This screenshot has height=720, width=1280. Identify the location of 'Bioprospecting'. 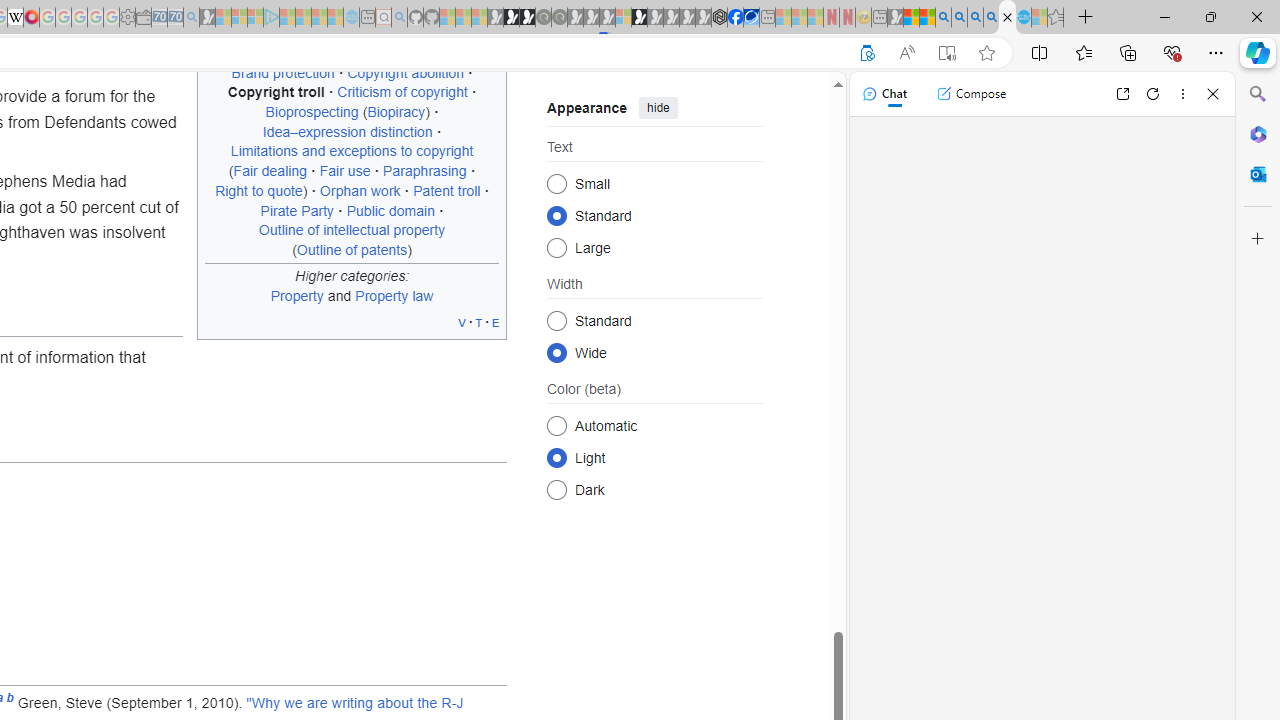
(310, 112).